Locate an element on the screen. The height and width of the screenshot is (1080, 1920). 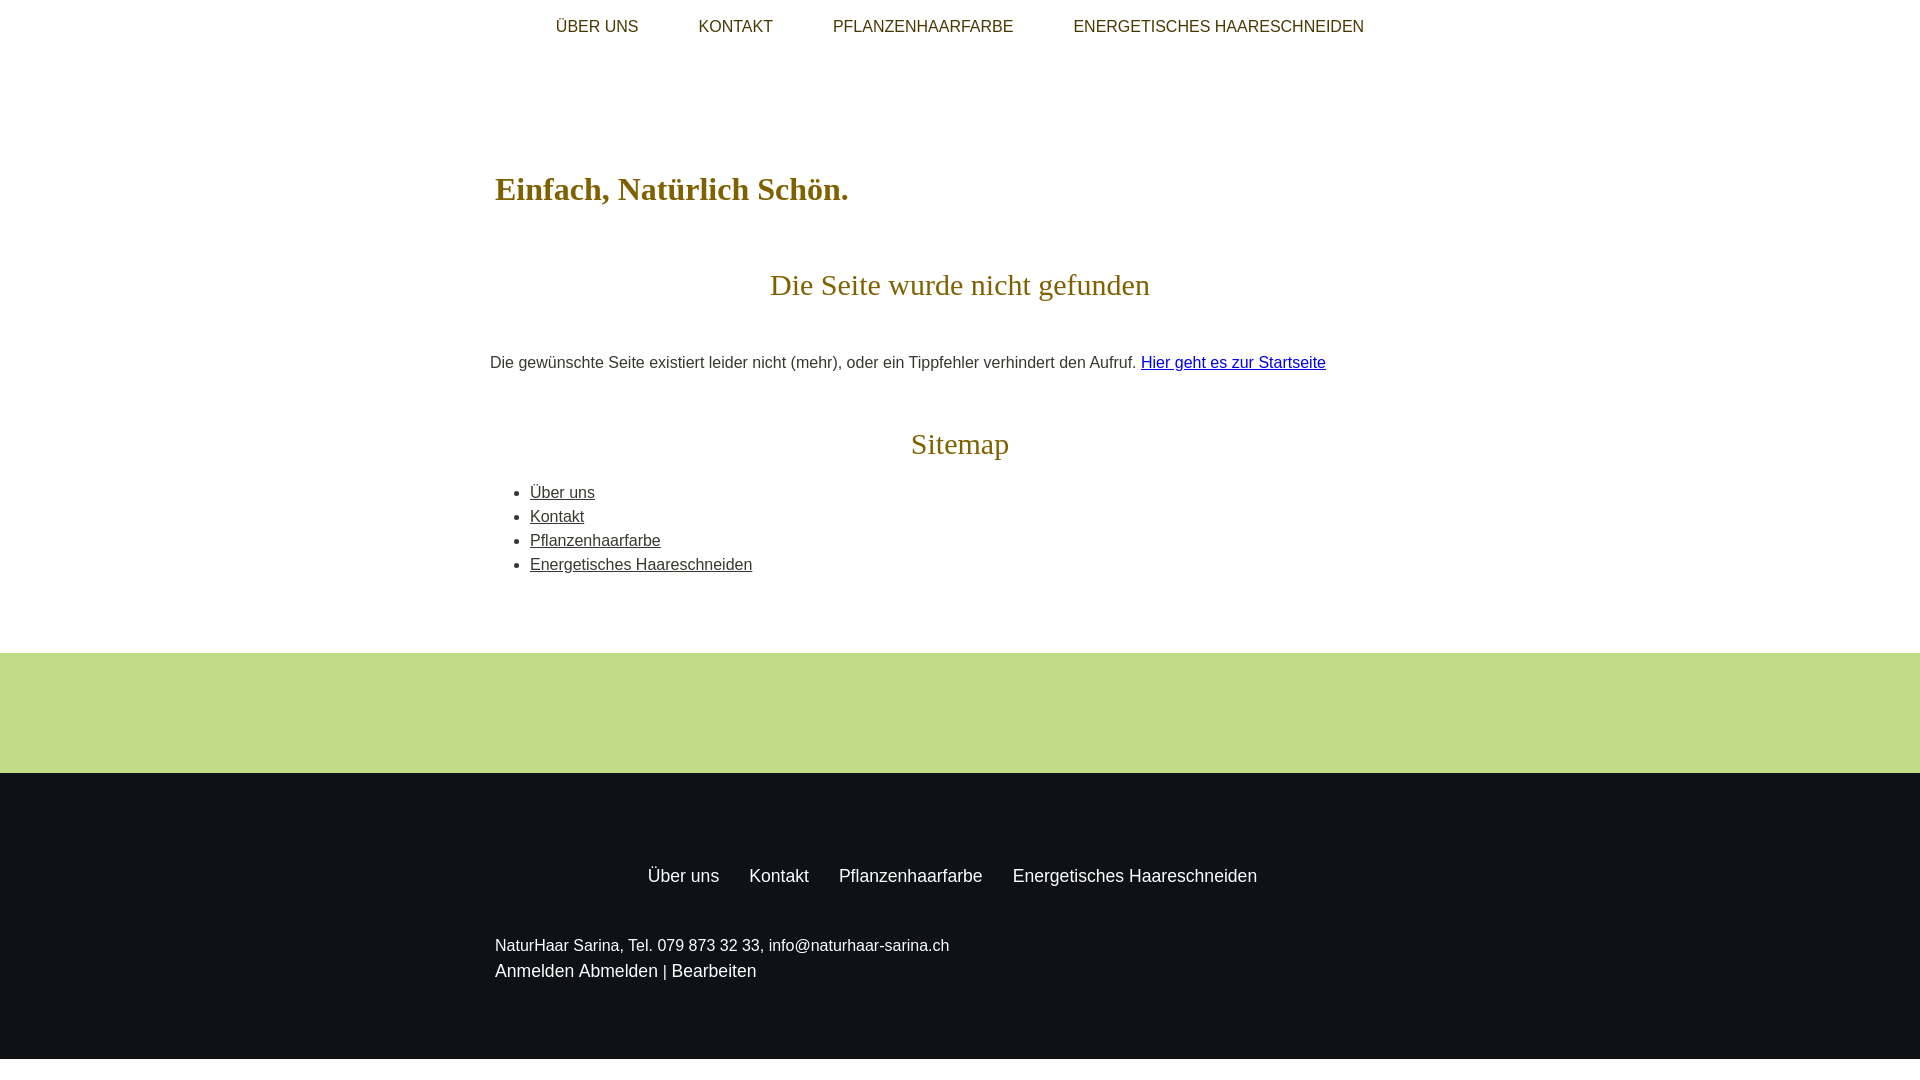
'Kontakt' is located at coordinates (777, 874).